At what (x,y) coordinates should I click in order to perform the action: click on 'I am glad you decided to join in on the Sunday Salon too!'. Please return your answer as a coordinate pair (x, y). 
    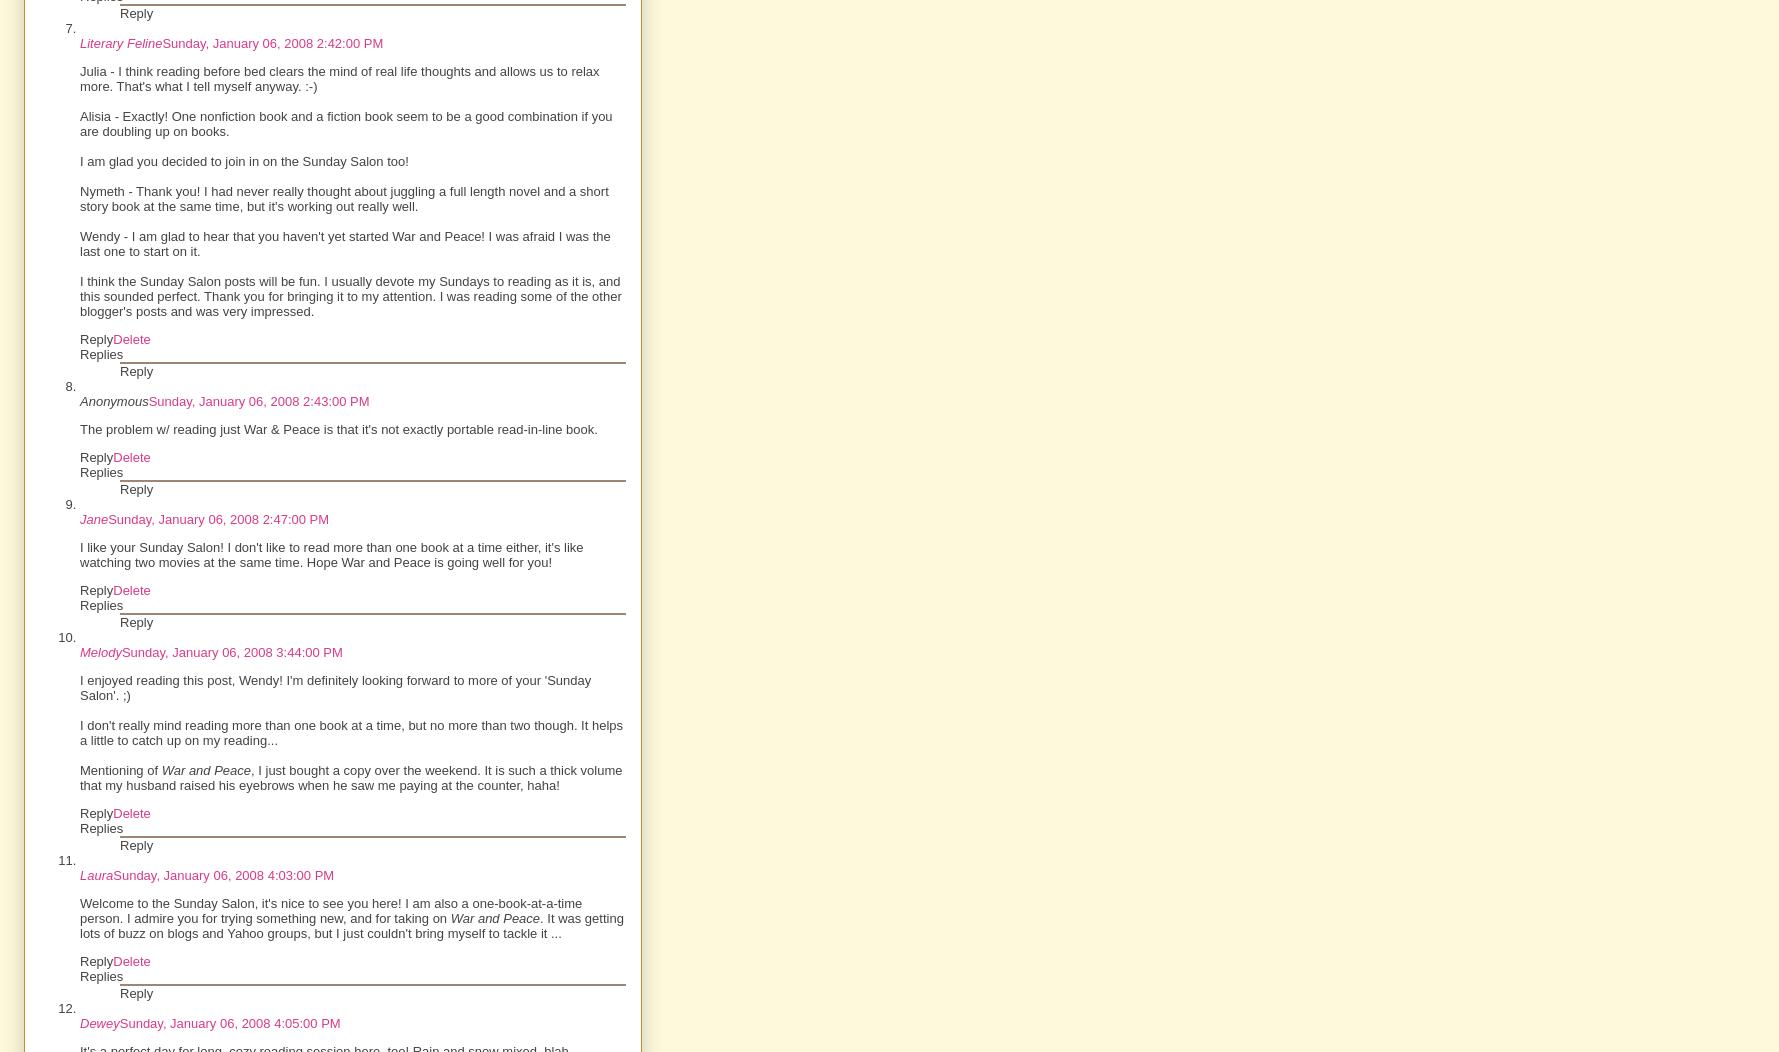
    Looking at the image, I should click on (243, 160).